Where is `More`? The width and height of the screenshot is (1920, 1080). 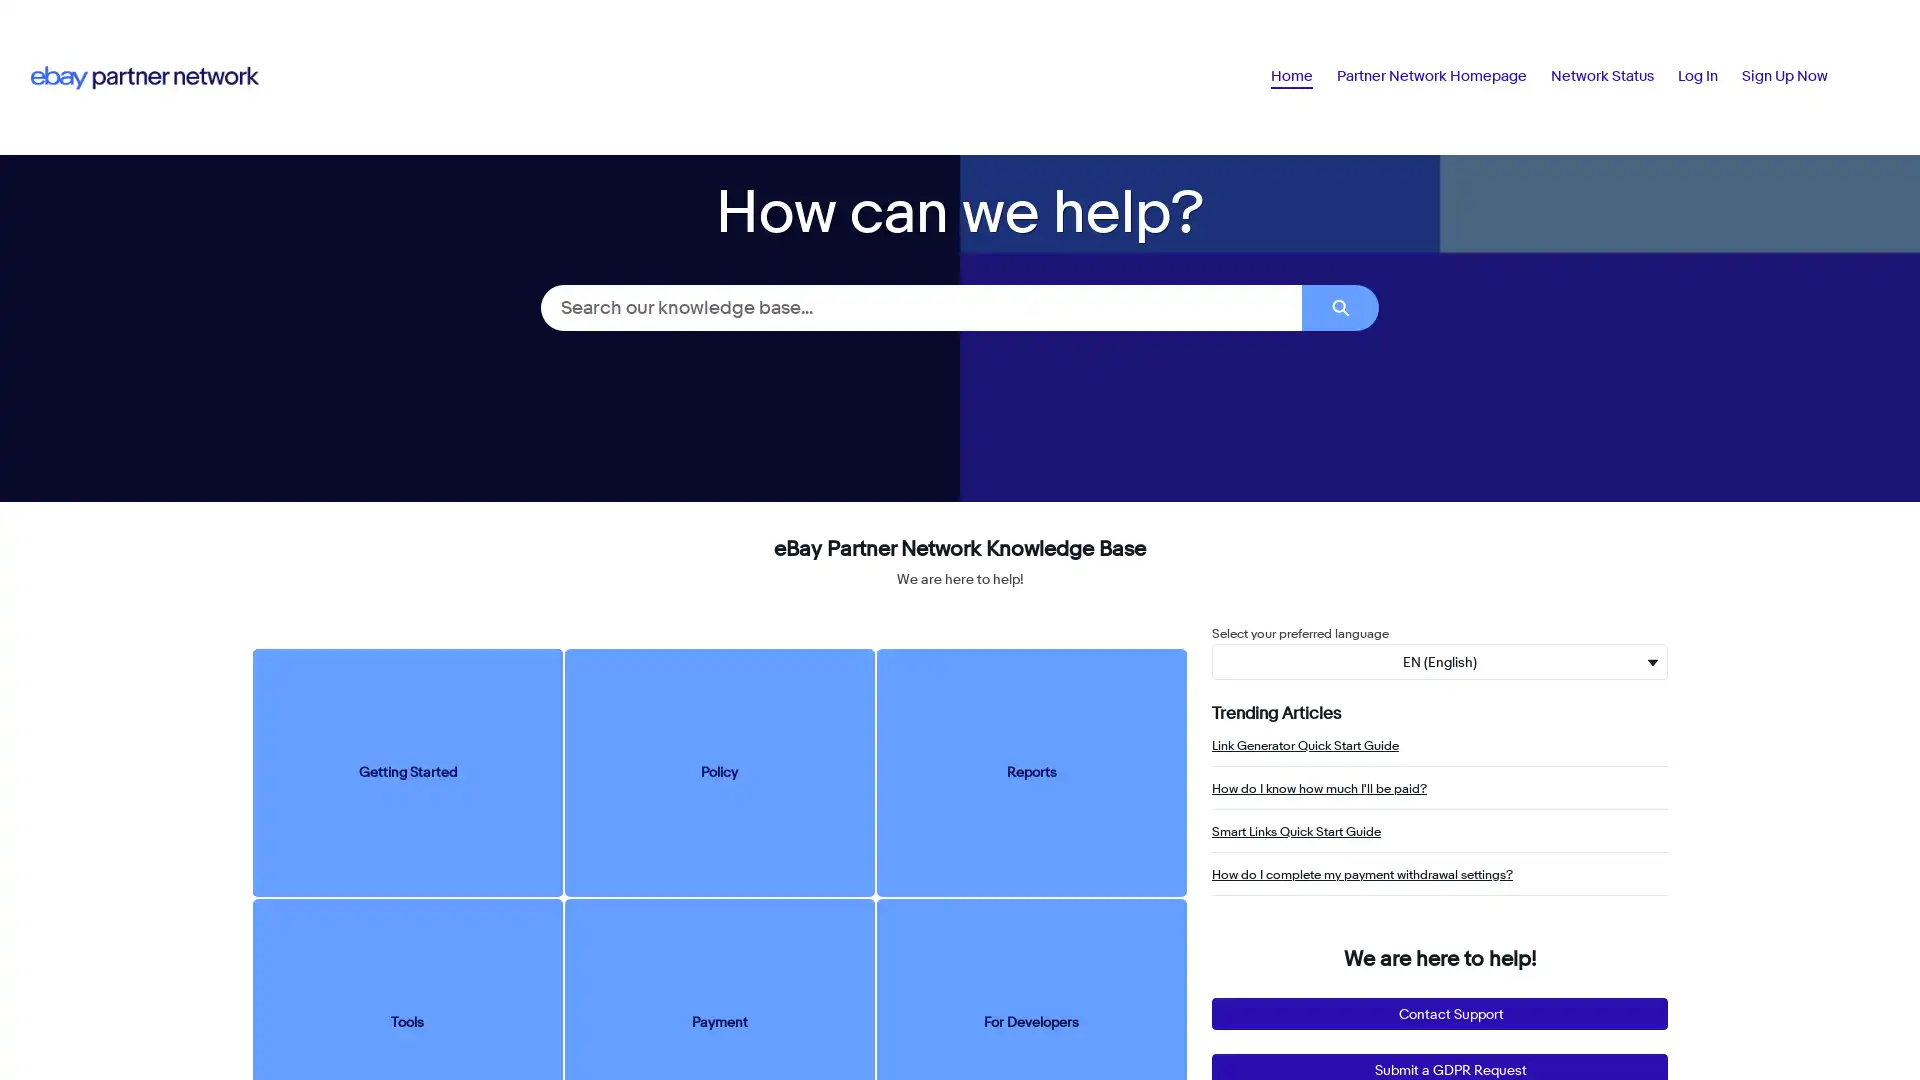 More is located at coordinates (1803, 75).